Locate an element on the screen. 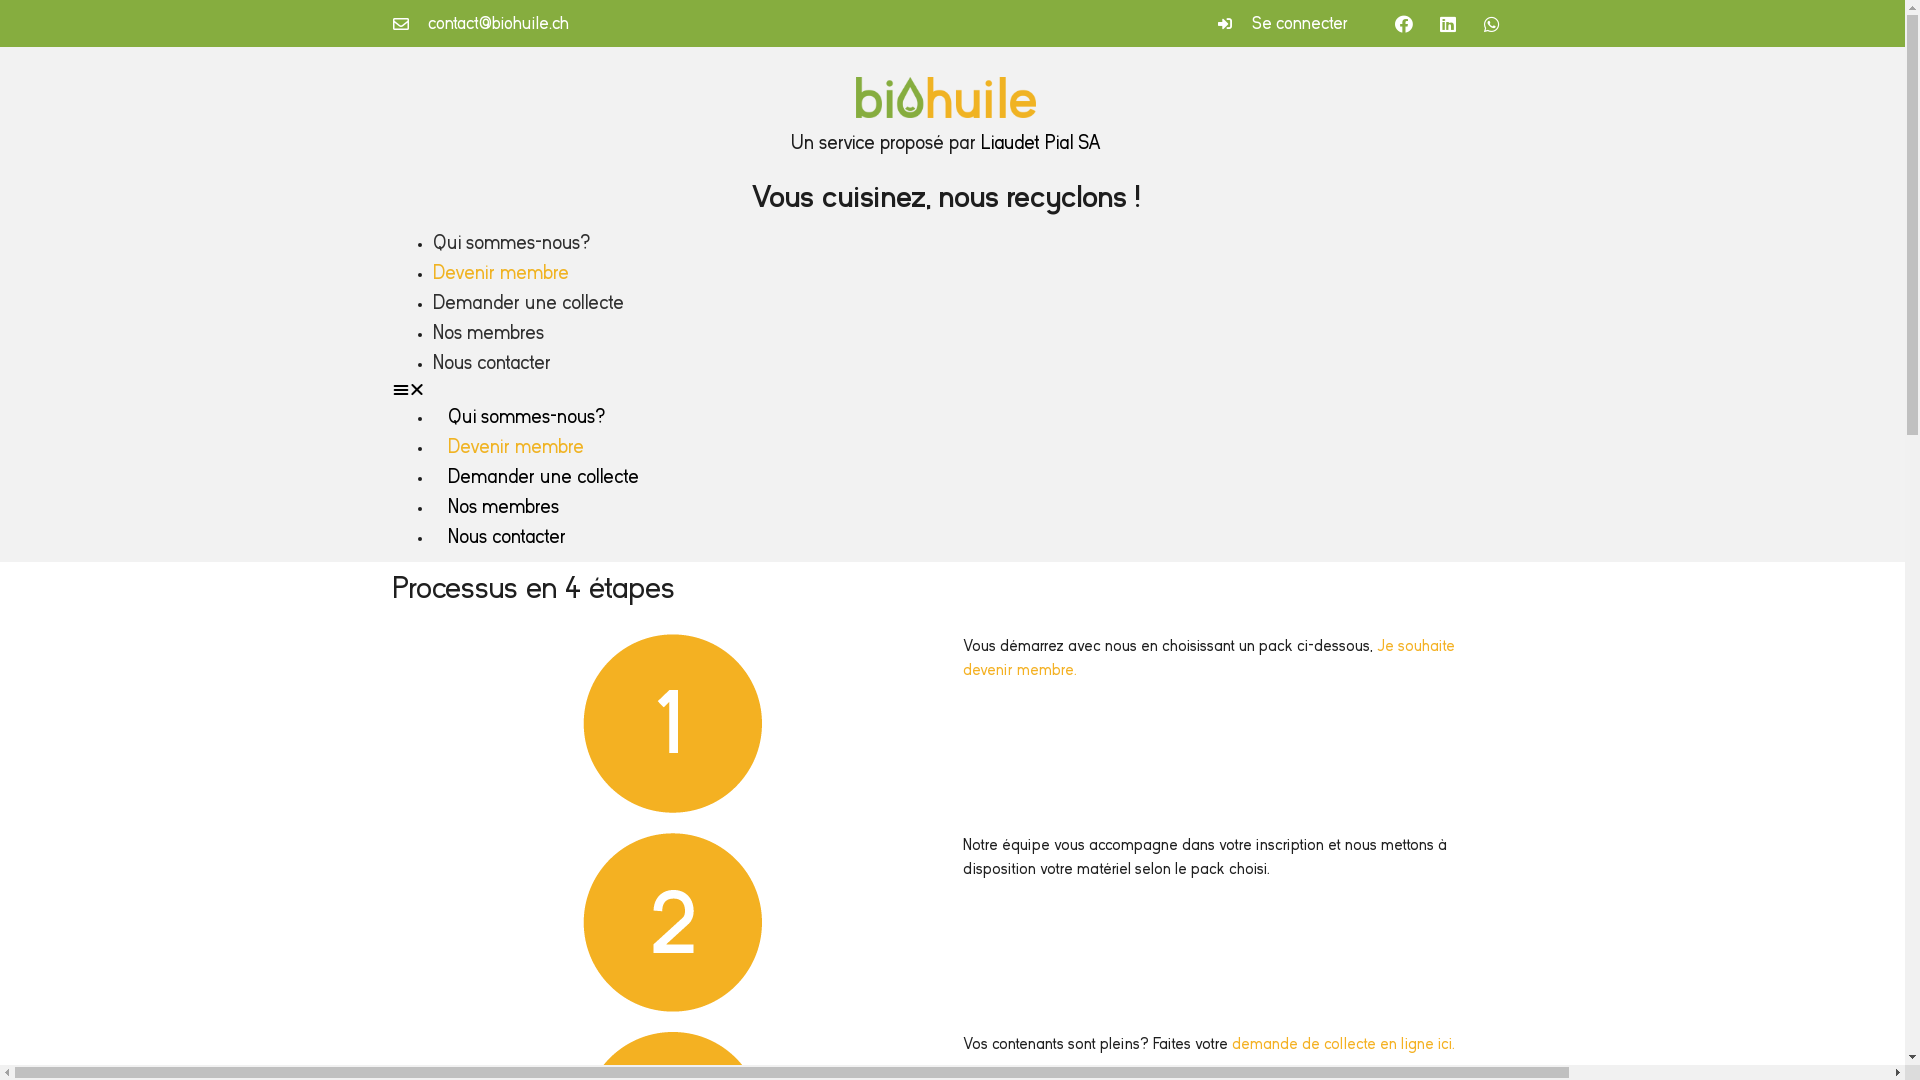 This screenshot has height=1080, width=1920. 'Demander une collecte' is located at coordinates (527, 302).